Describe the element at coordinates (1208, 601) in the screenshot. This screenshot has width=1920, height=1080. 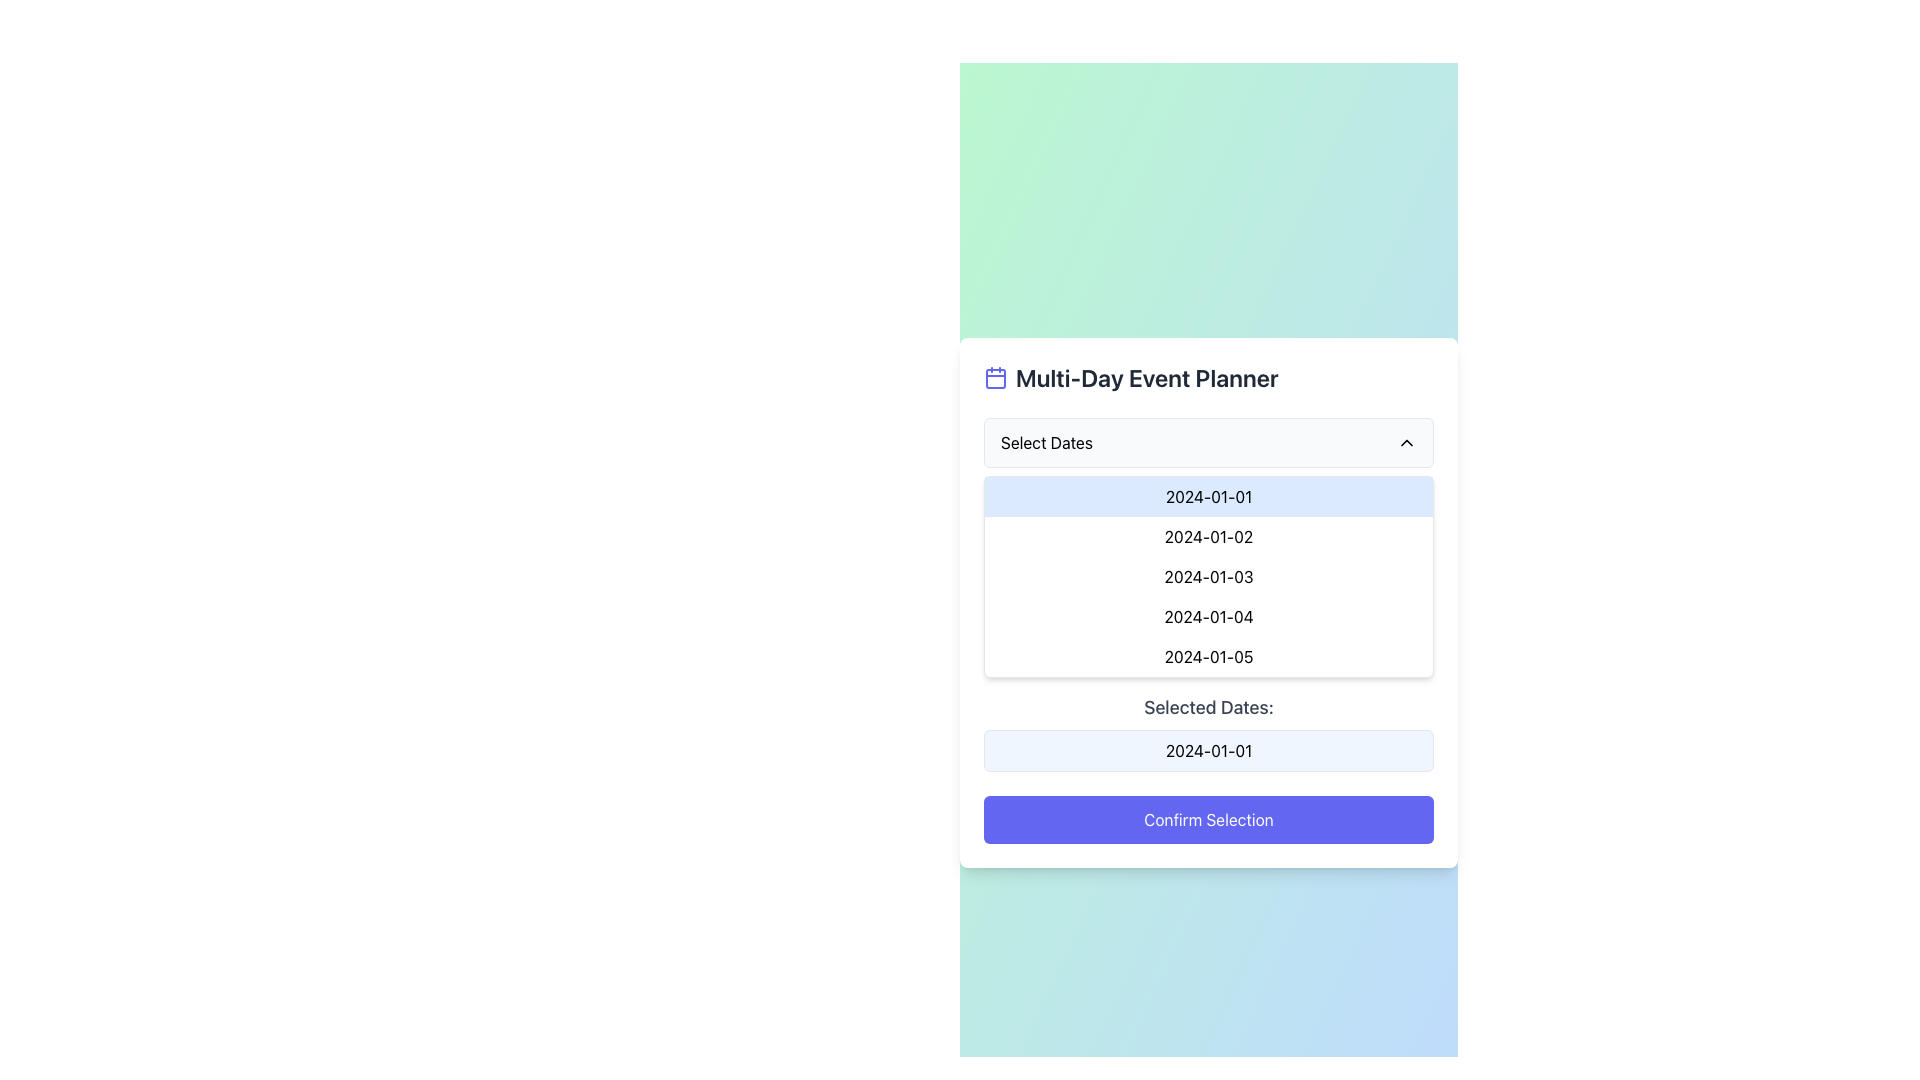
I see `the date selection element within the date range selector interface` at that location.